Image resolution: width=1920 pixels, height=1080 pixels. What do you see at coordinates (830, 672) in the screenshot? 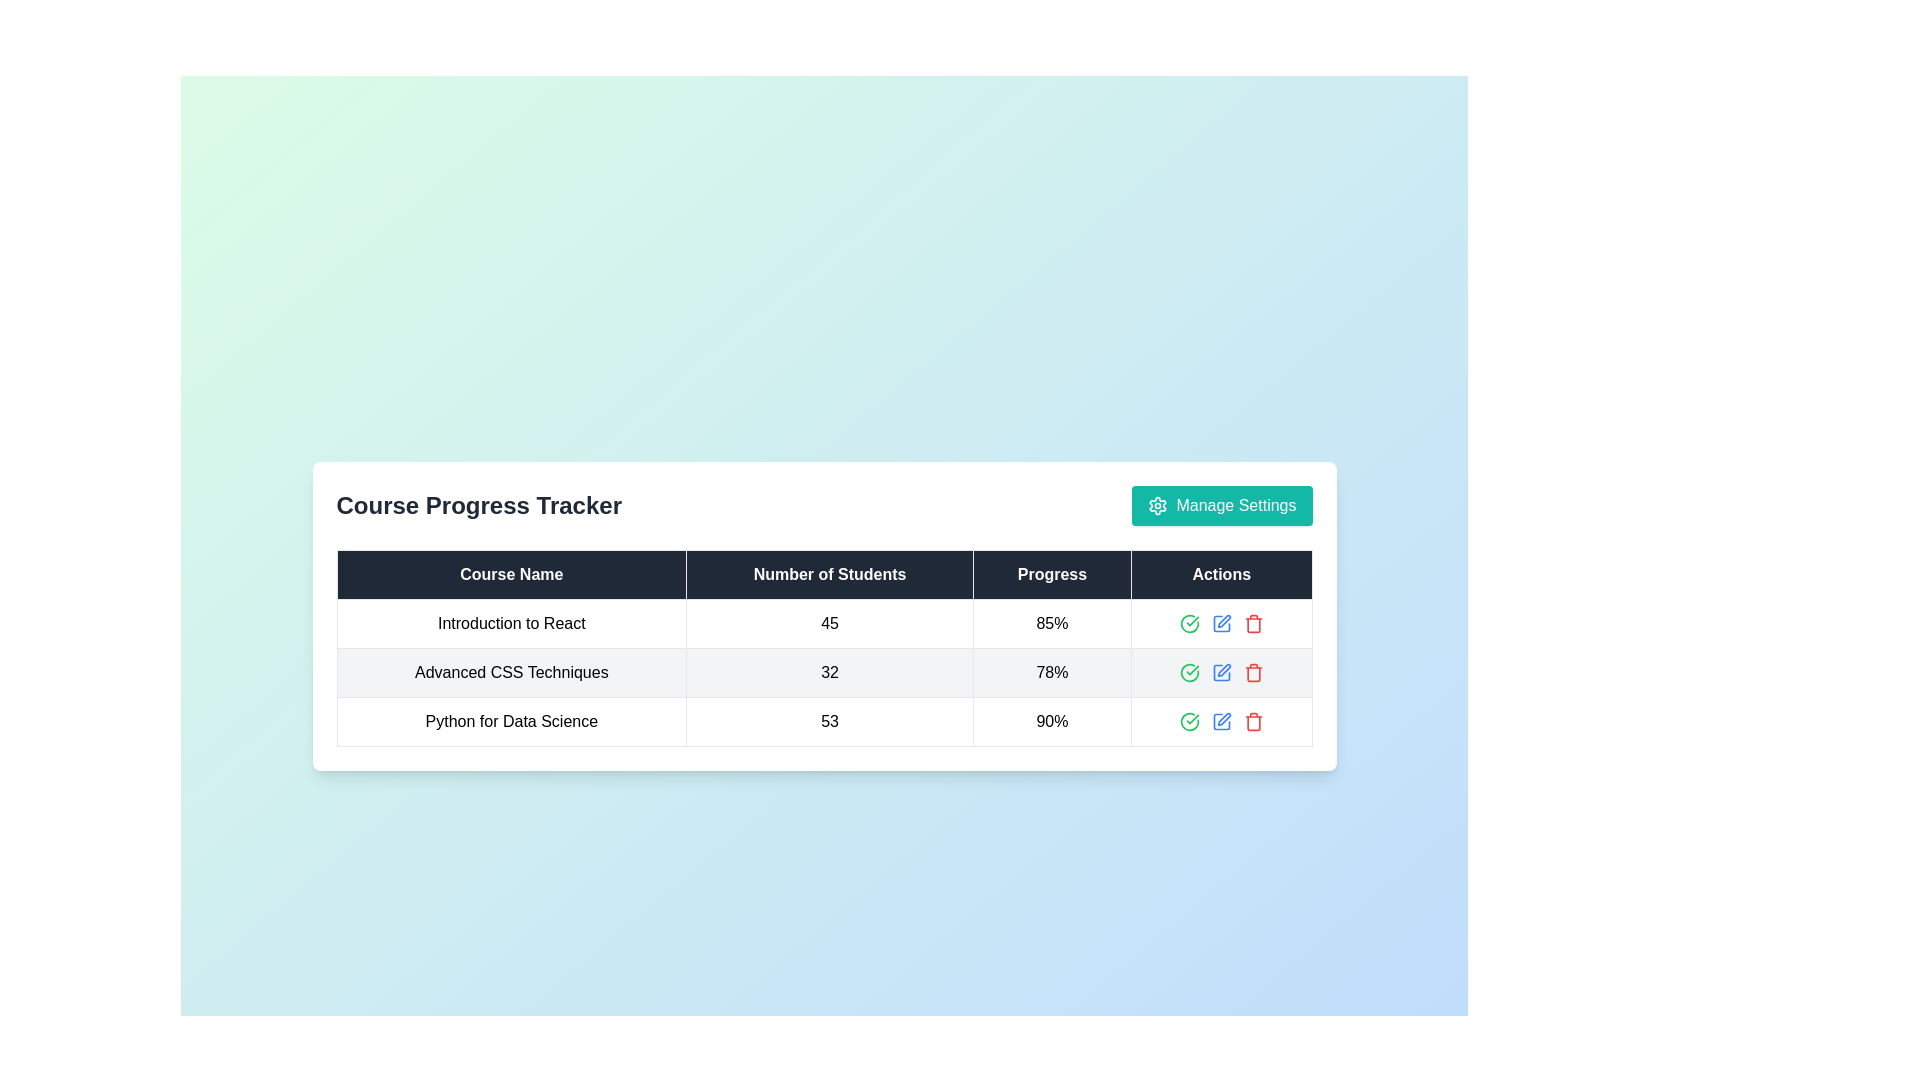
I see `the numerical text '32' located in the second row of the table under the 'Number of Students' column` at bounding box center [830, 672].